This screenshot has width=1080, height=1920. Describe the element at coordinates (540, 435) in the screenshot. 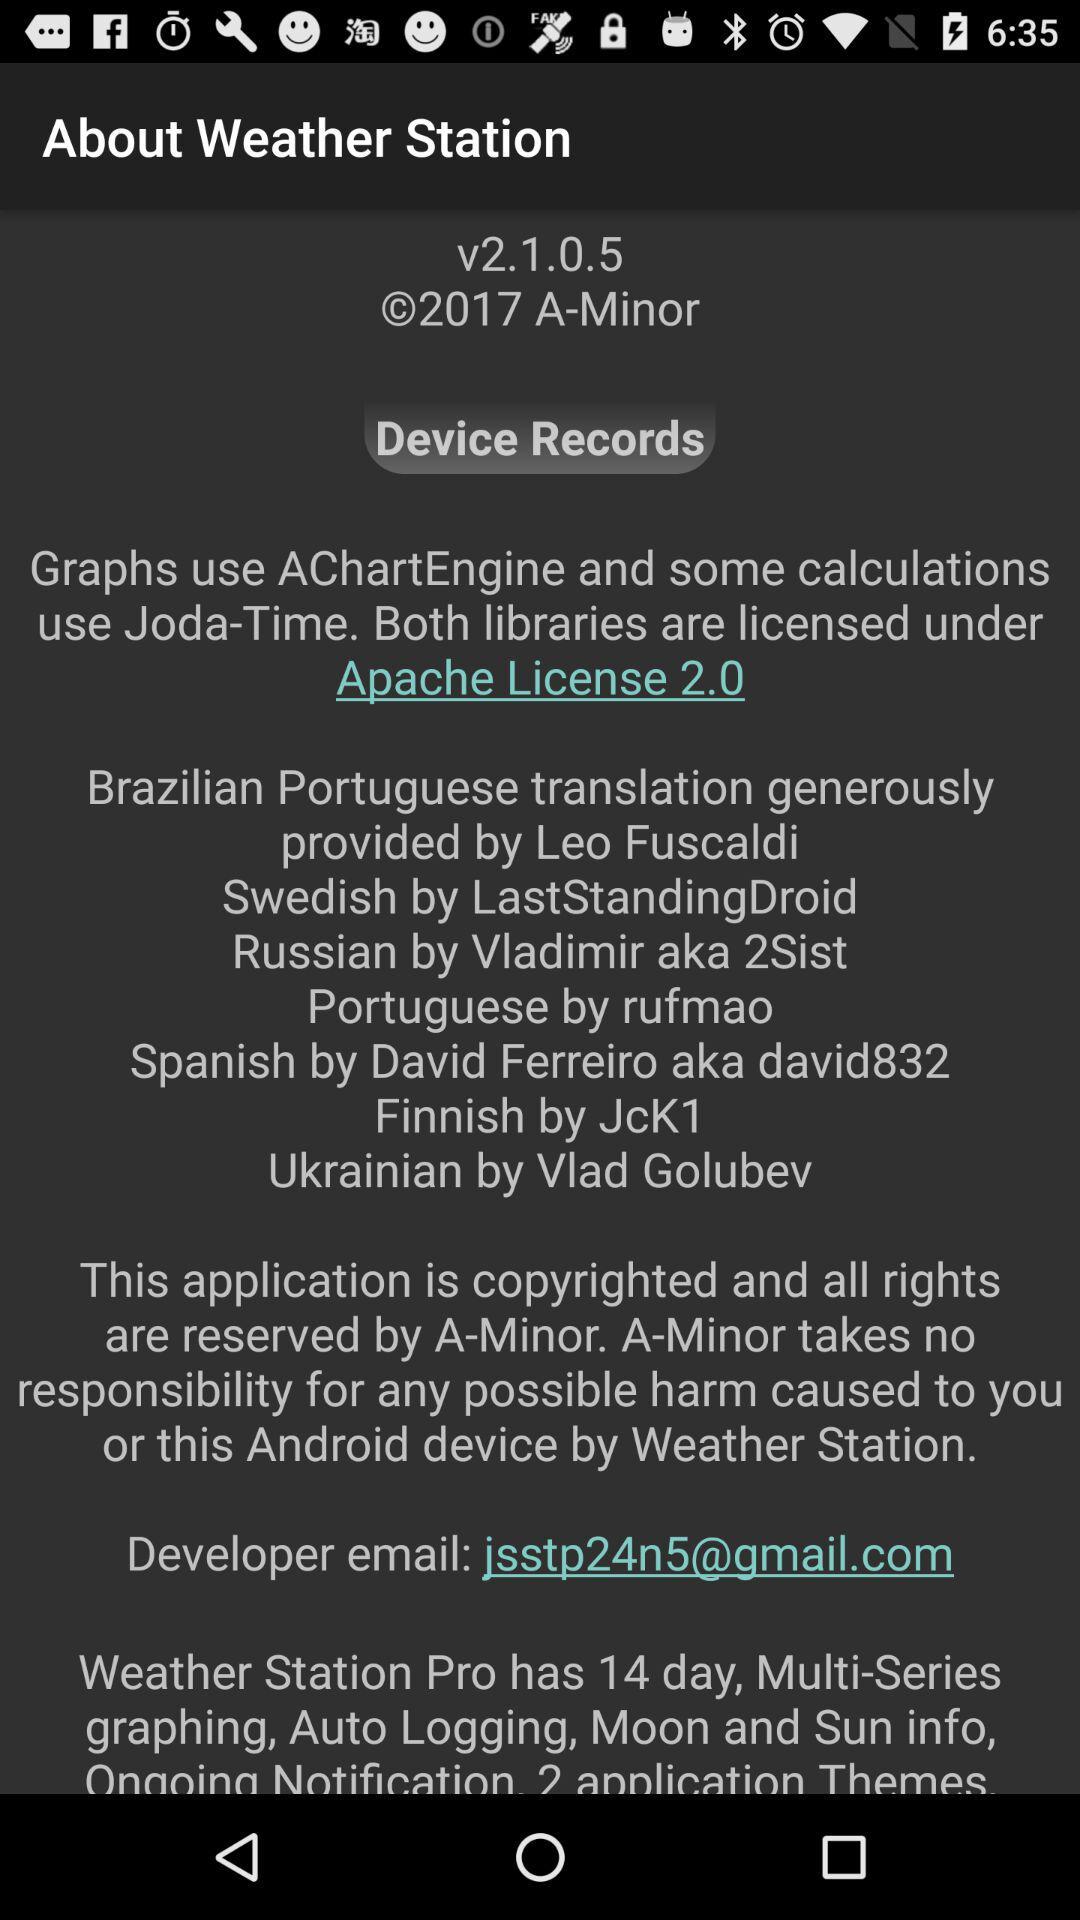

I see `the app below v2 1 0` at that location.